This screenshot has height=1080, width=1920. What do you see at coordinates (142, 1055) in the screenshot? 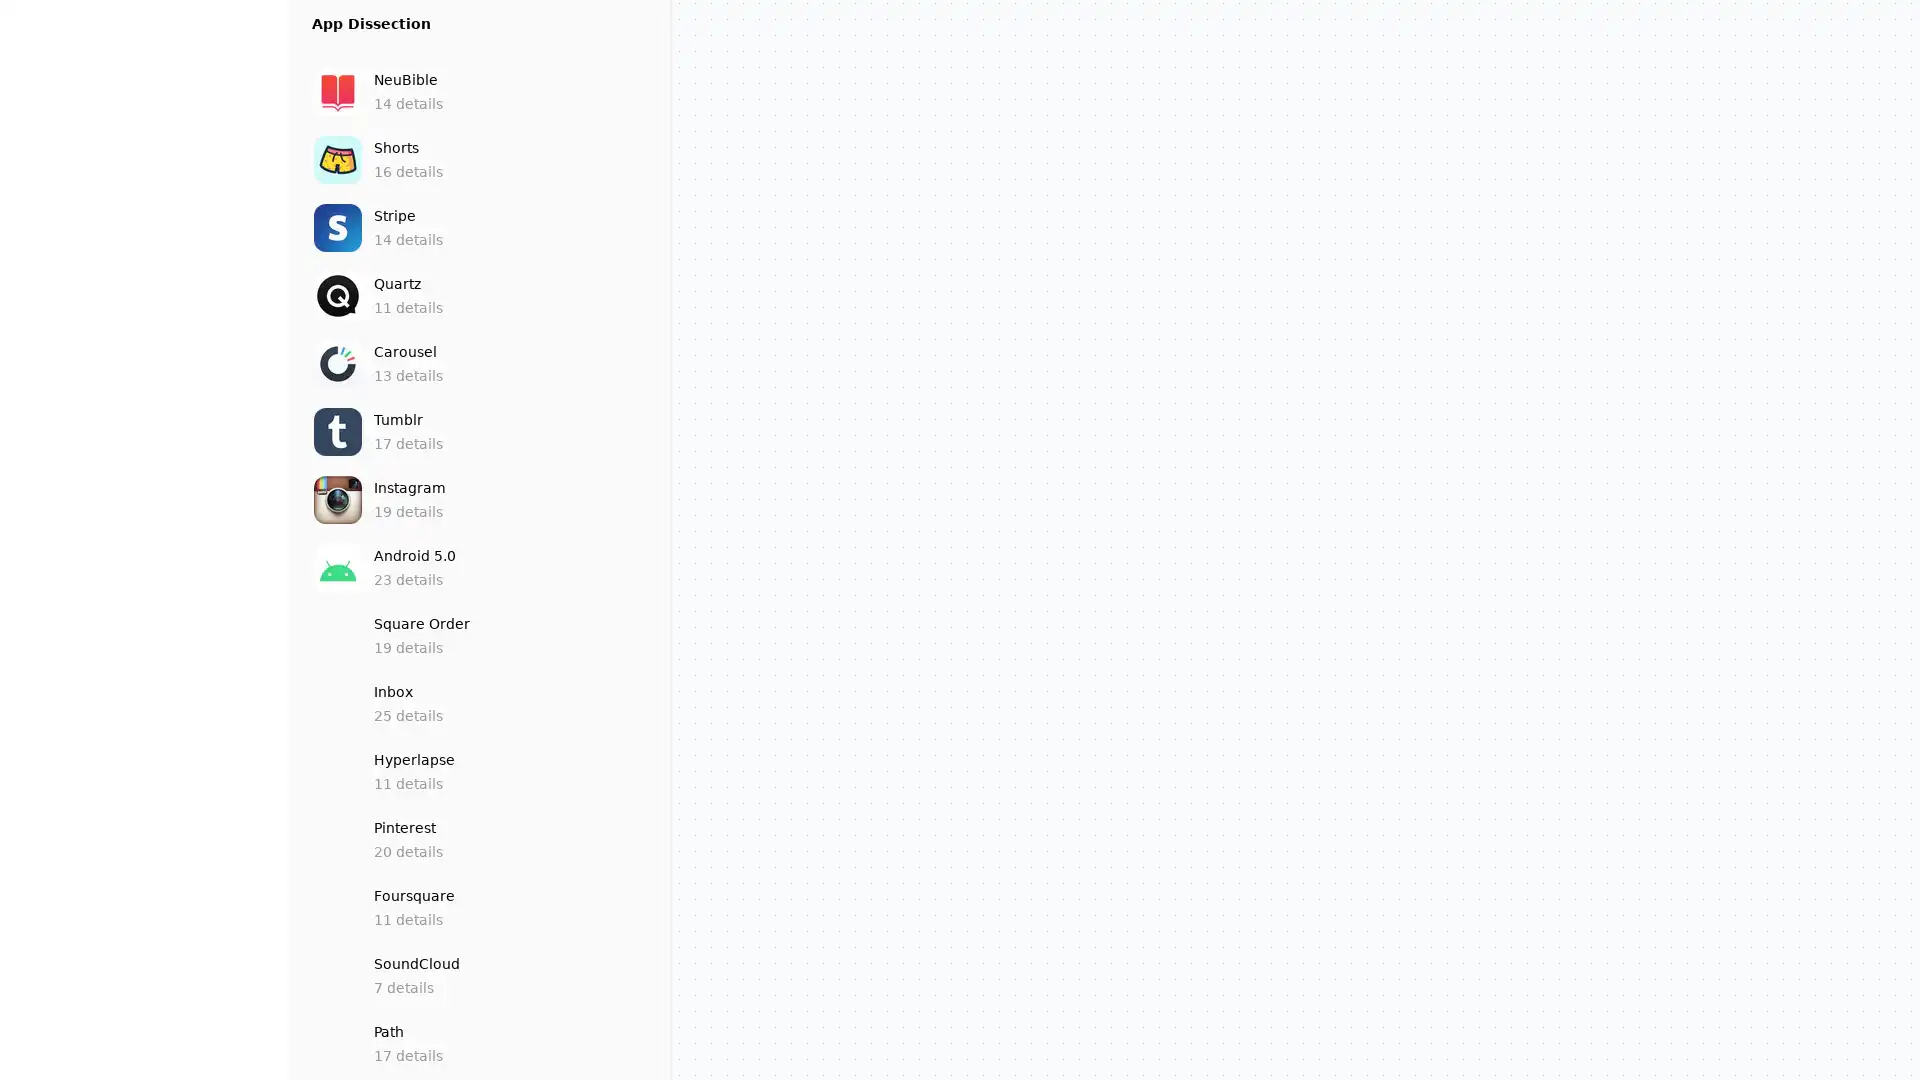
I see `Sign in` at bounding box center [142, 1055].